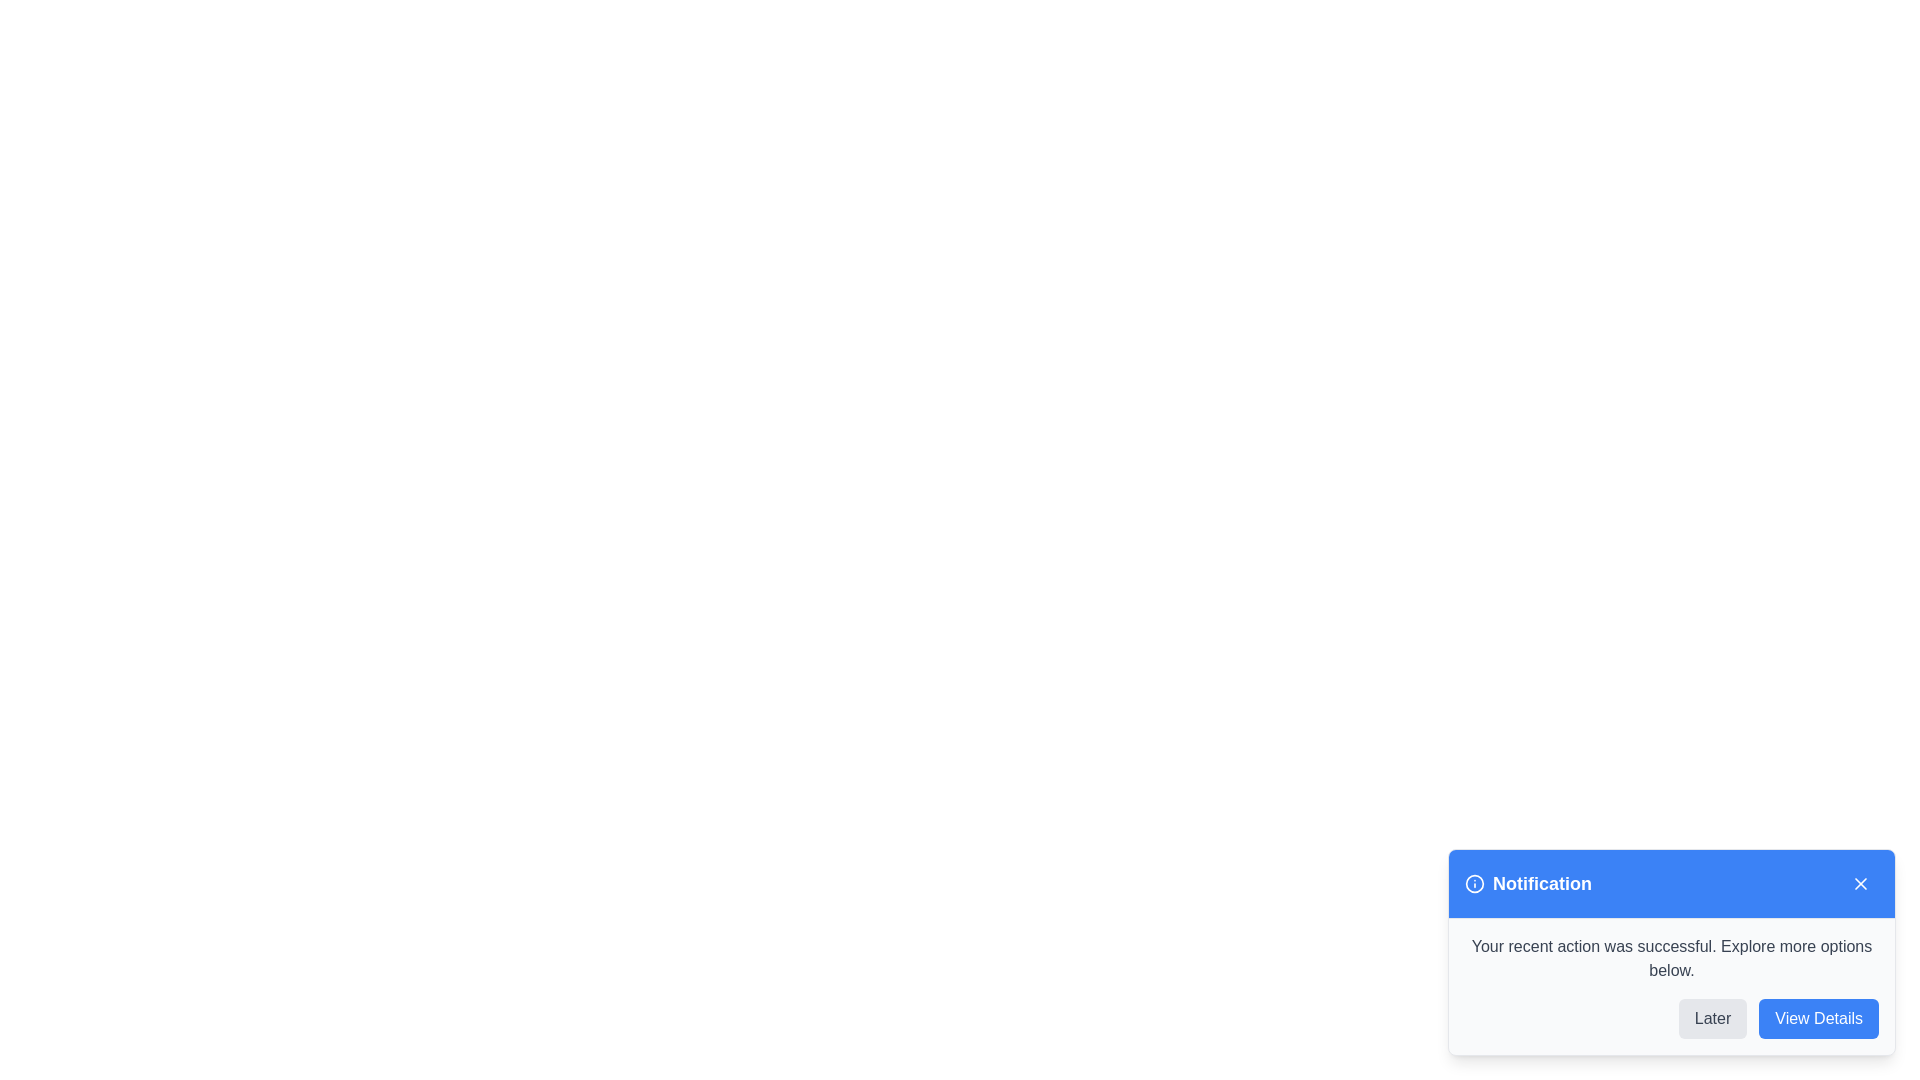 Image resolution: width=1920 pixels, height=1080 pixels. What do you see at coordinates (1671, 1018) in the screenshot?
I see `the buttons in the notification card located near the bottom, below the text 'Your recent action was successful. Explore more options below.'` at bounding box center [1671, 1018].